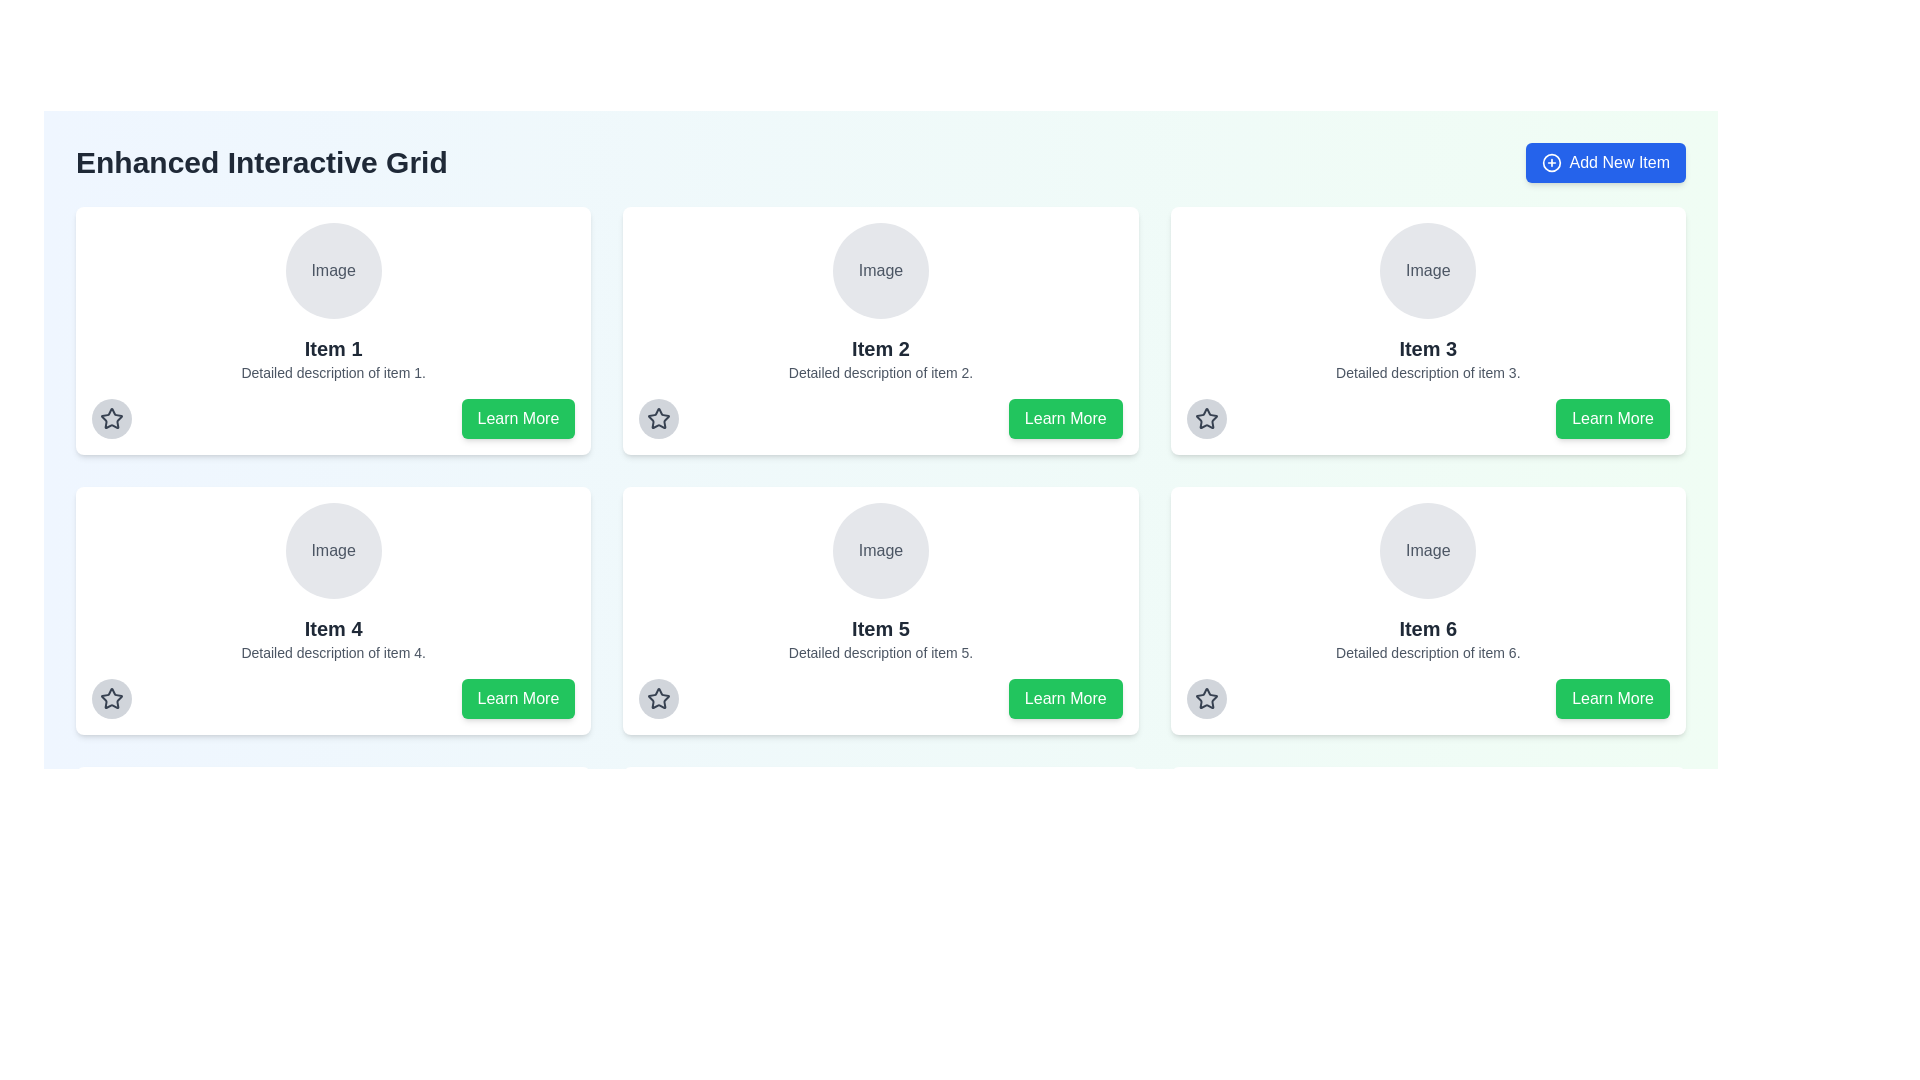 This screenshot has height=1080, width=1920. I want to click on the Text Label displaying 'Detailed description of item 3.' which is located beneath the title 'Item 3' in the card layout, so click(1427, 373).